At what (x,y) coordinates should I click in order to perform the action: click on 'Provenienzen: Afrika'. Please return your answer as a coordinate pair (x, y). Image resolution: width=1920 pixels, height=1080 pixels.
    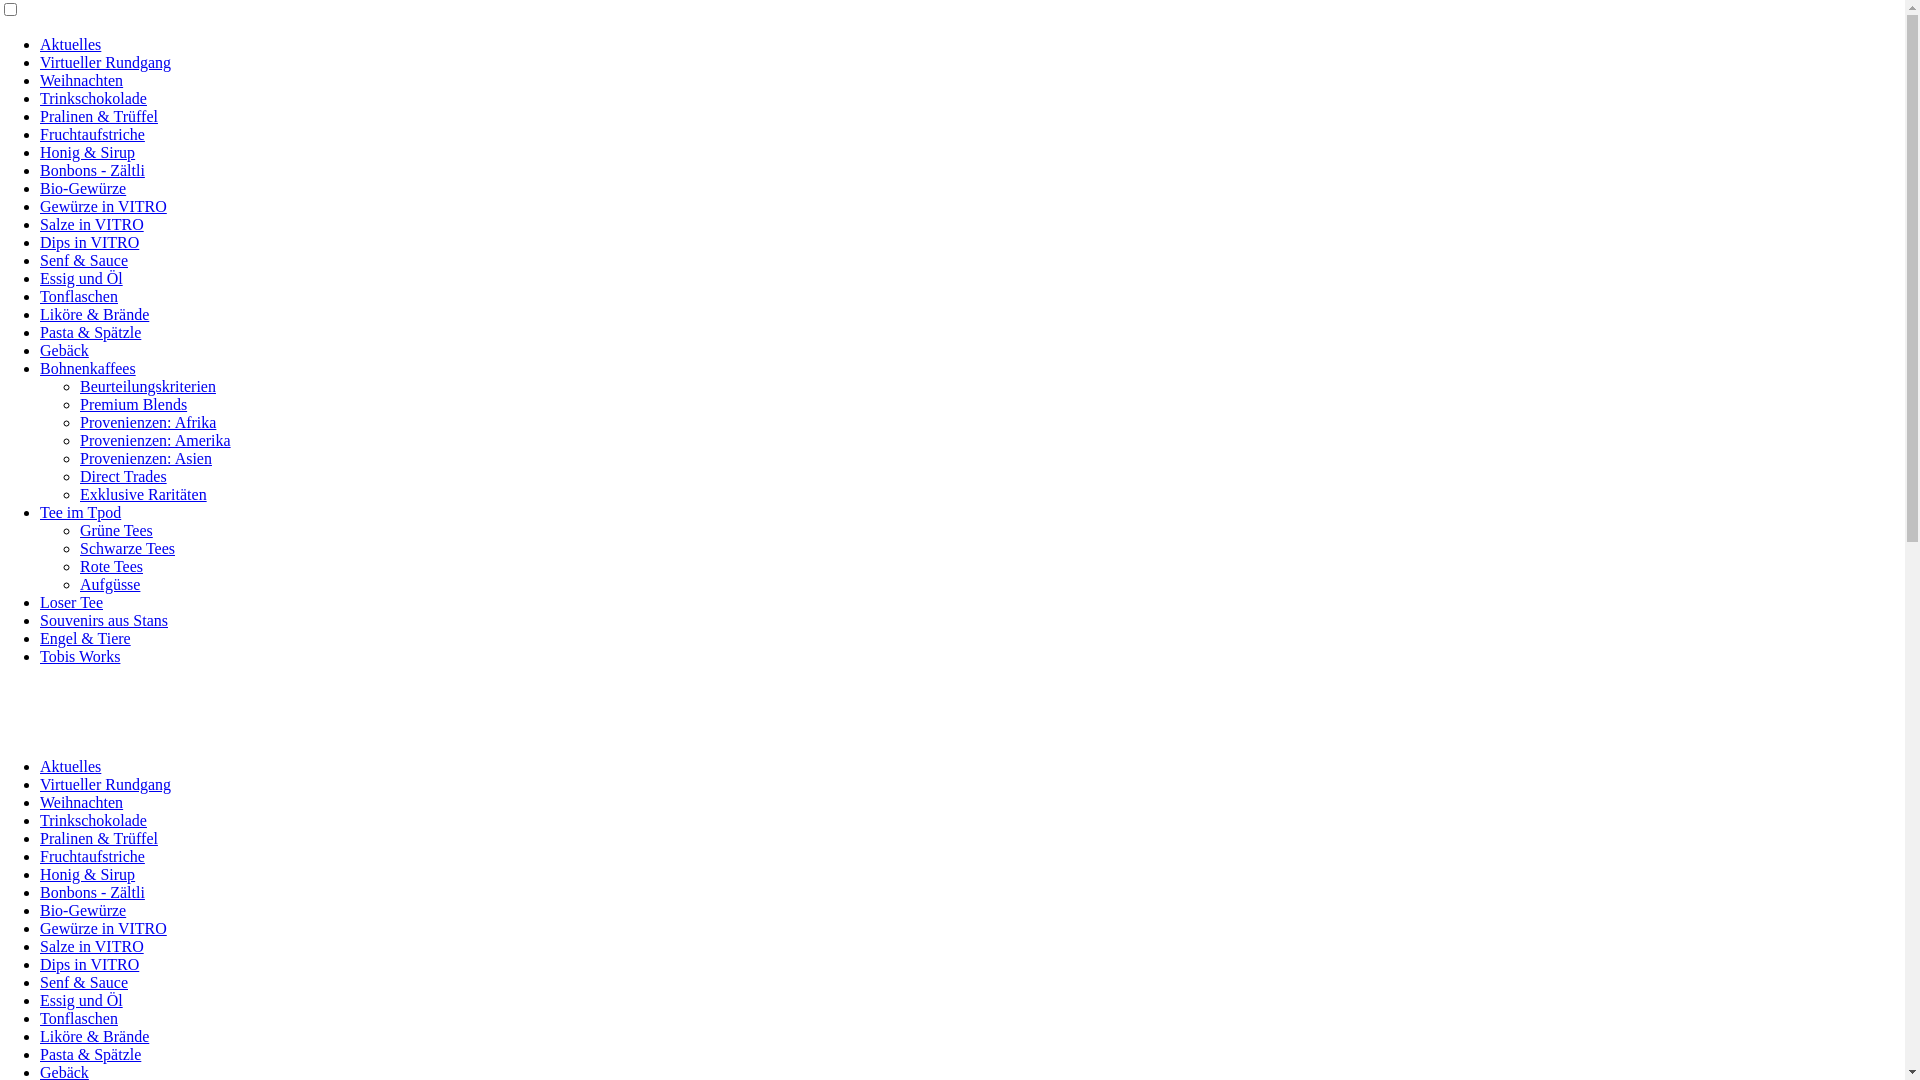
    Looking at the image, I should click on (147, 421).